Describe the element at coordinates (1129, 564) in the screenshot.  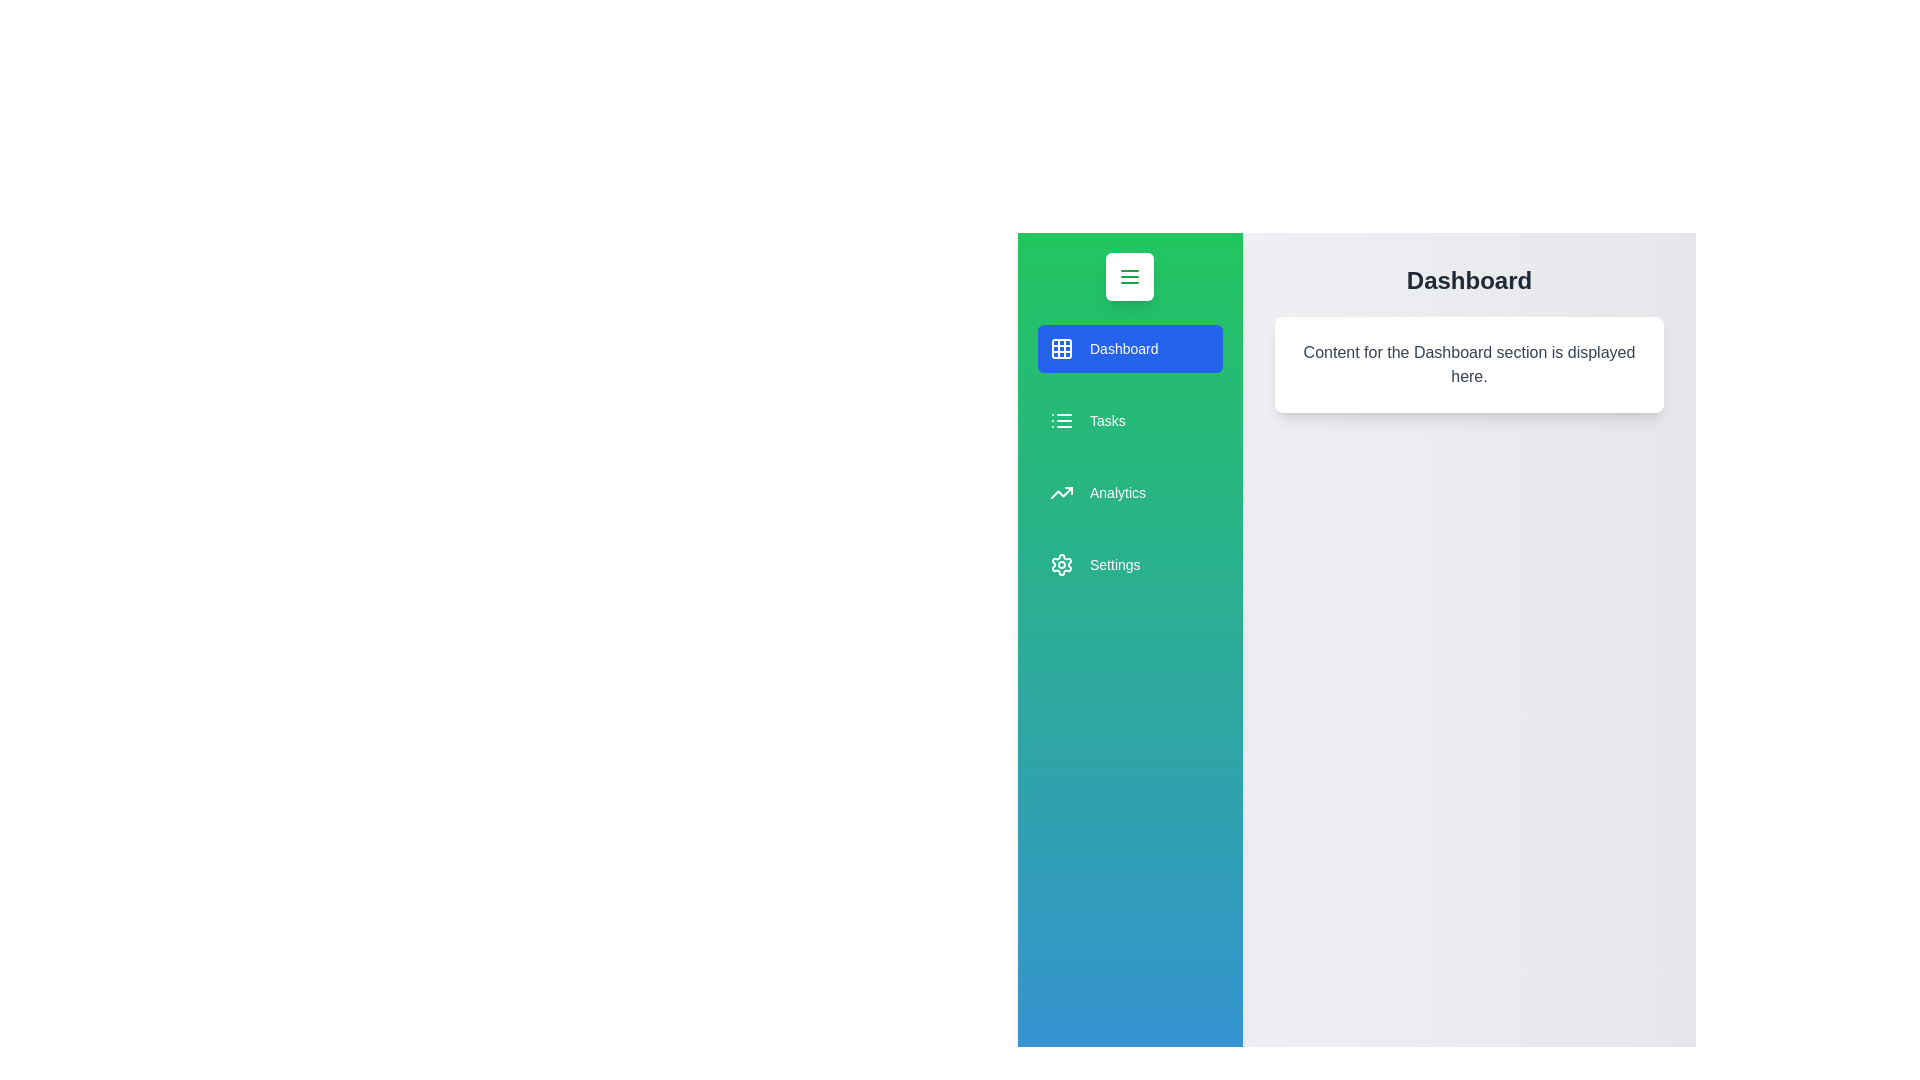
I see `the Settings tab` at that location.